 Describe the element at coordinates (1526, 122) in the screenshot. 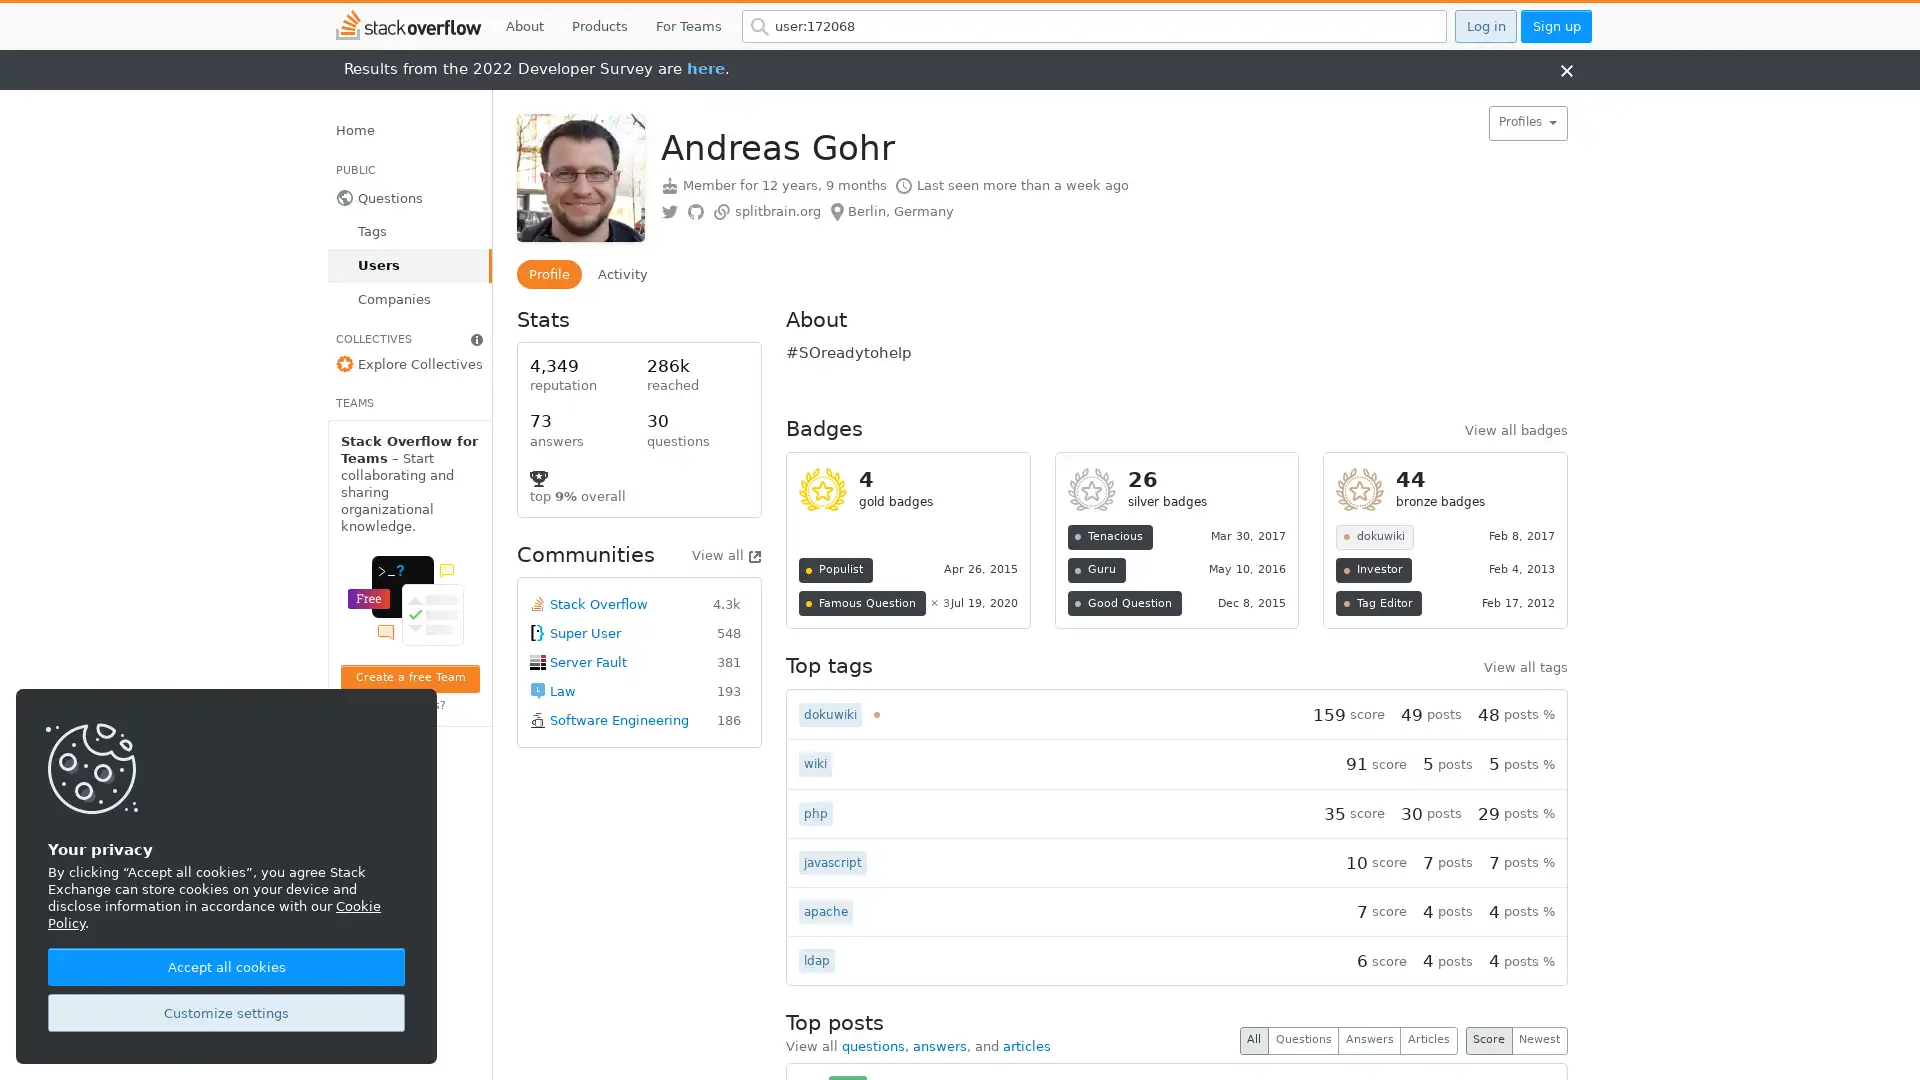

I see `Profiles` at that location.